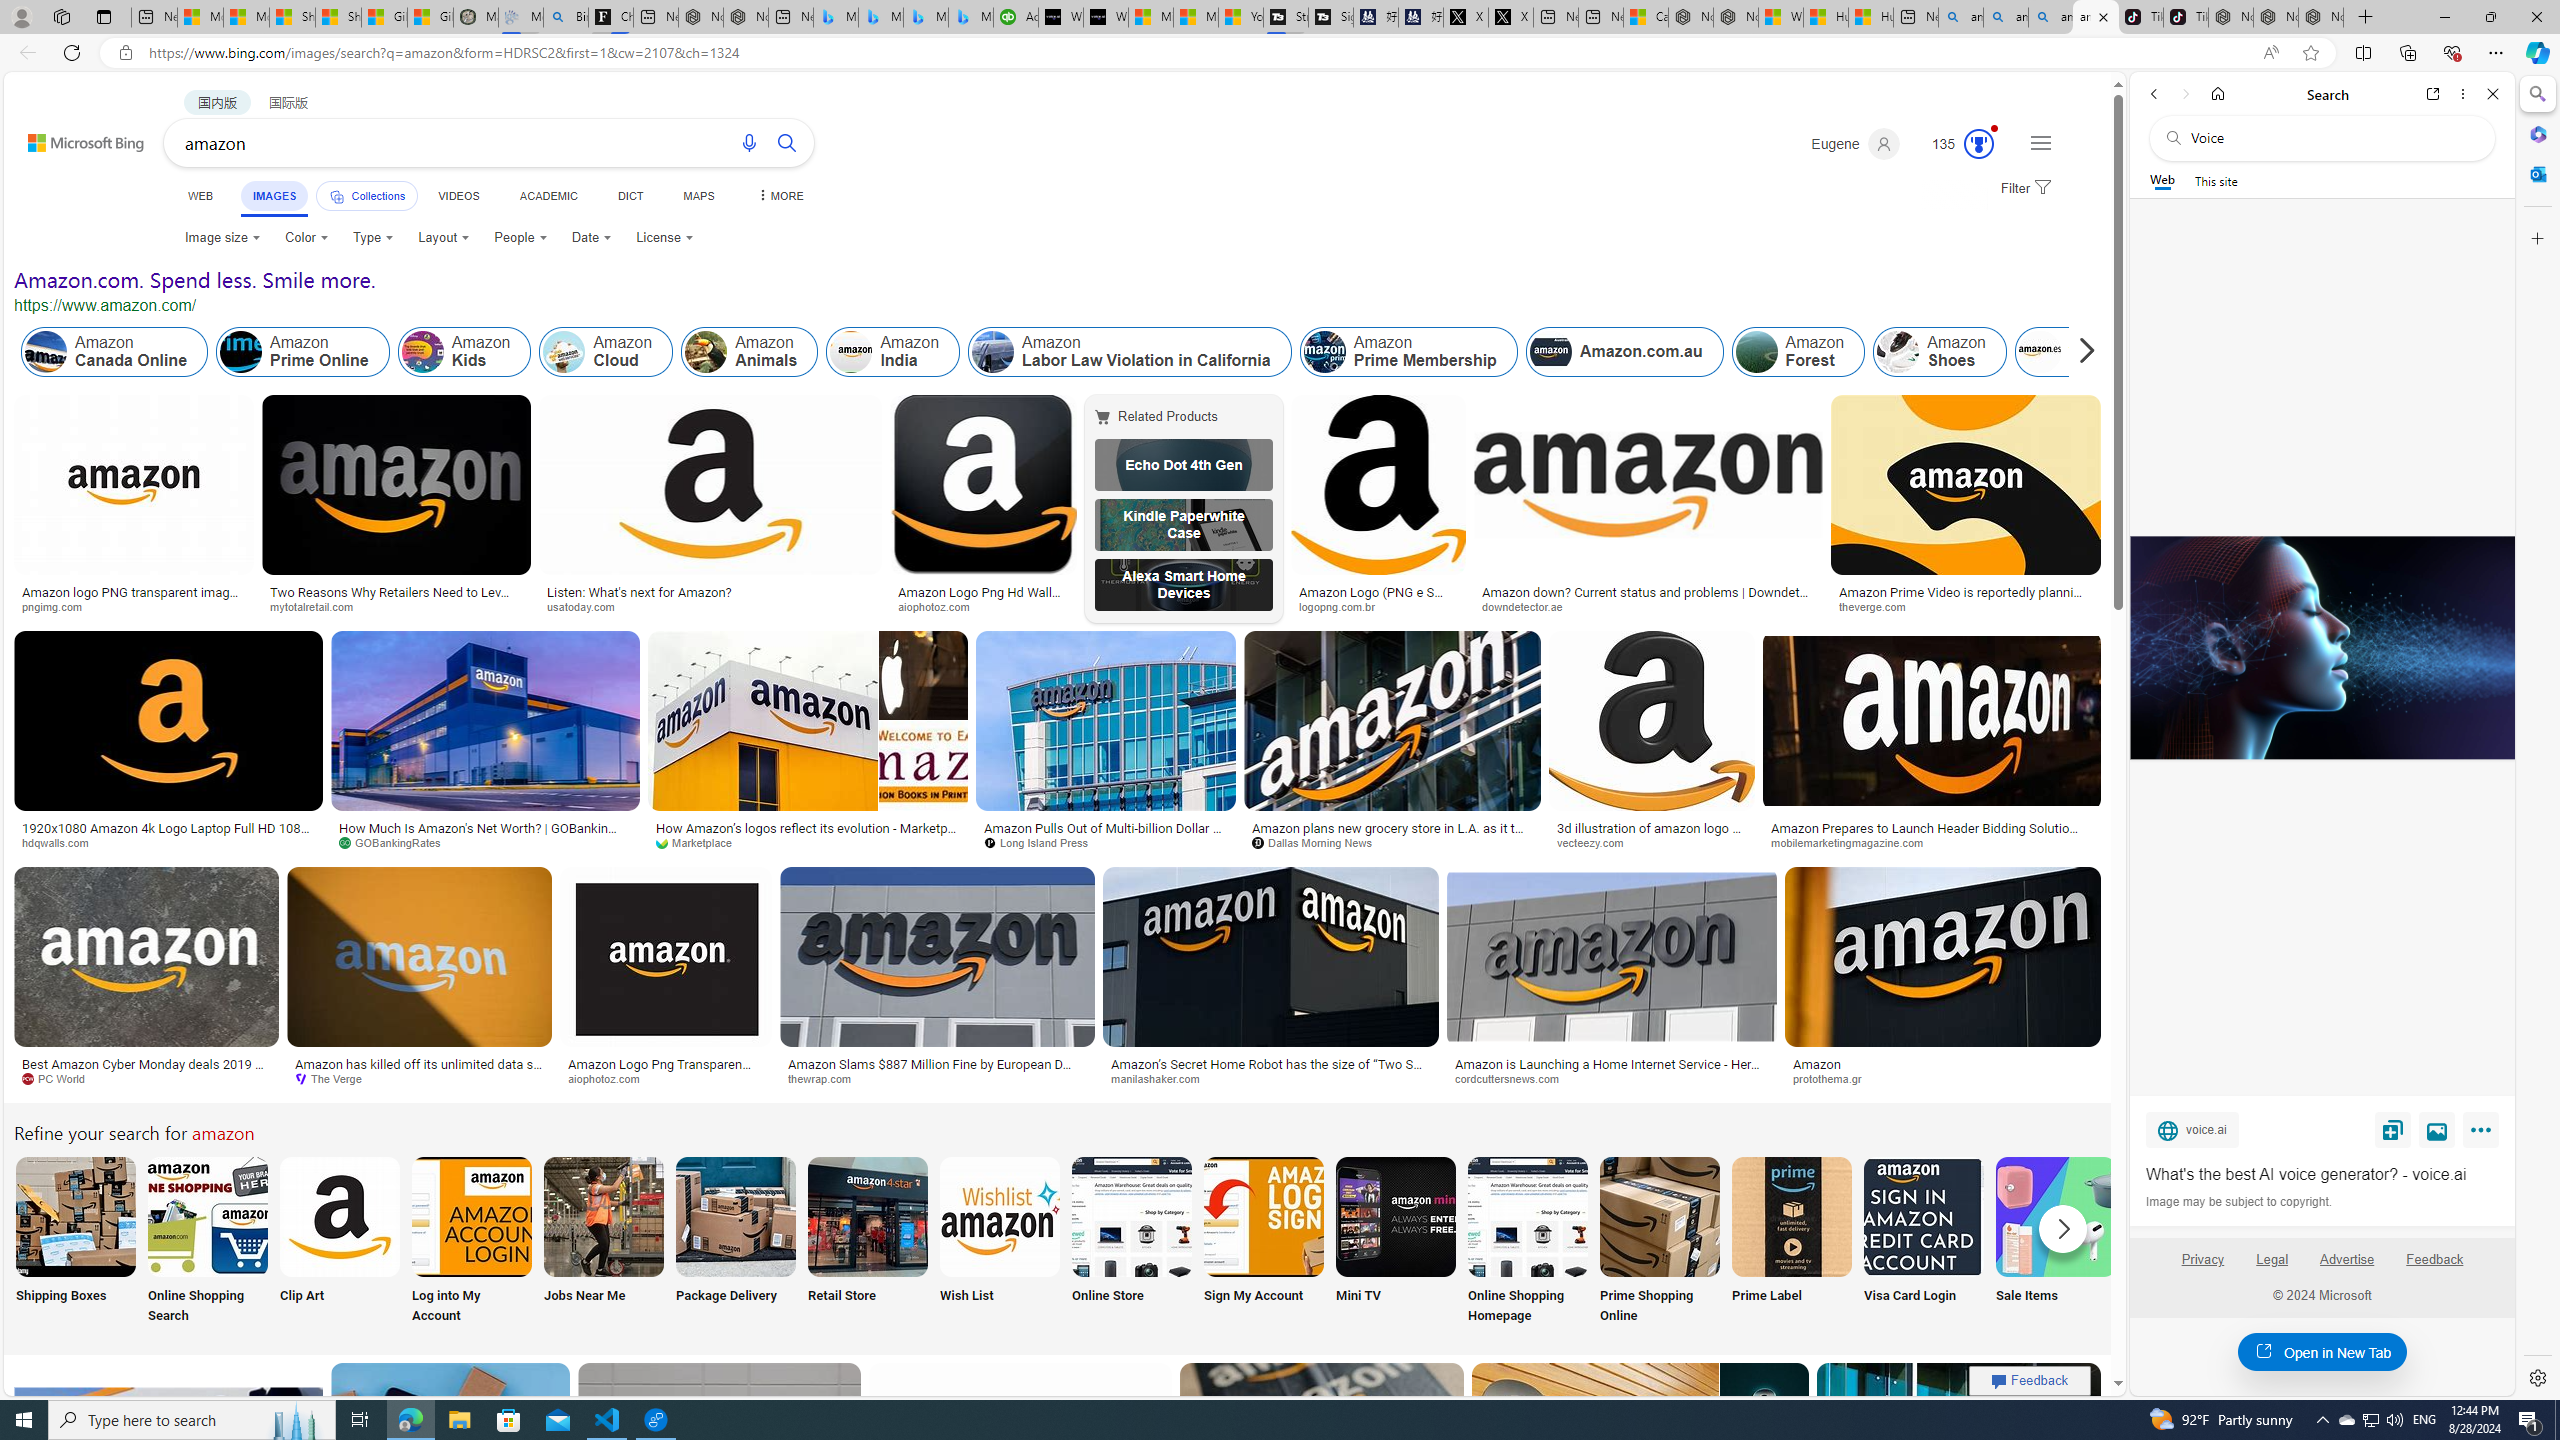 The height and width of the screenshot is (1440, 2560). Describe the element at coordinates (2230, 16) in the screenshot. I see `'Nordace - Best Sellers'` at that location.